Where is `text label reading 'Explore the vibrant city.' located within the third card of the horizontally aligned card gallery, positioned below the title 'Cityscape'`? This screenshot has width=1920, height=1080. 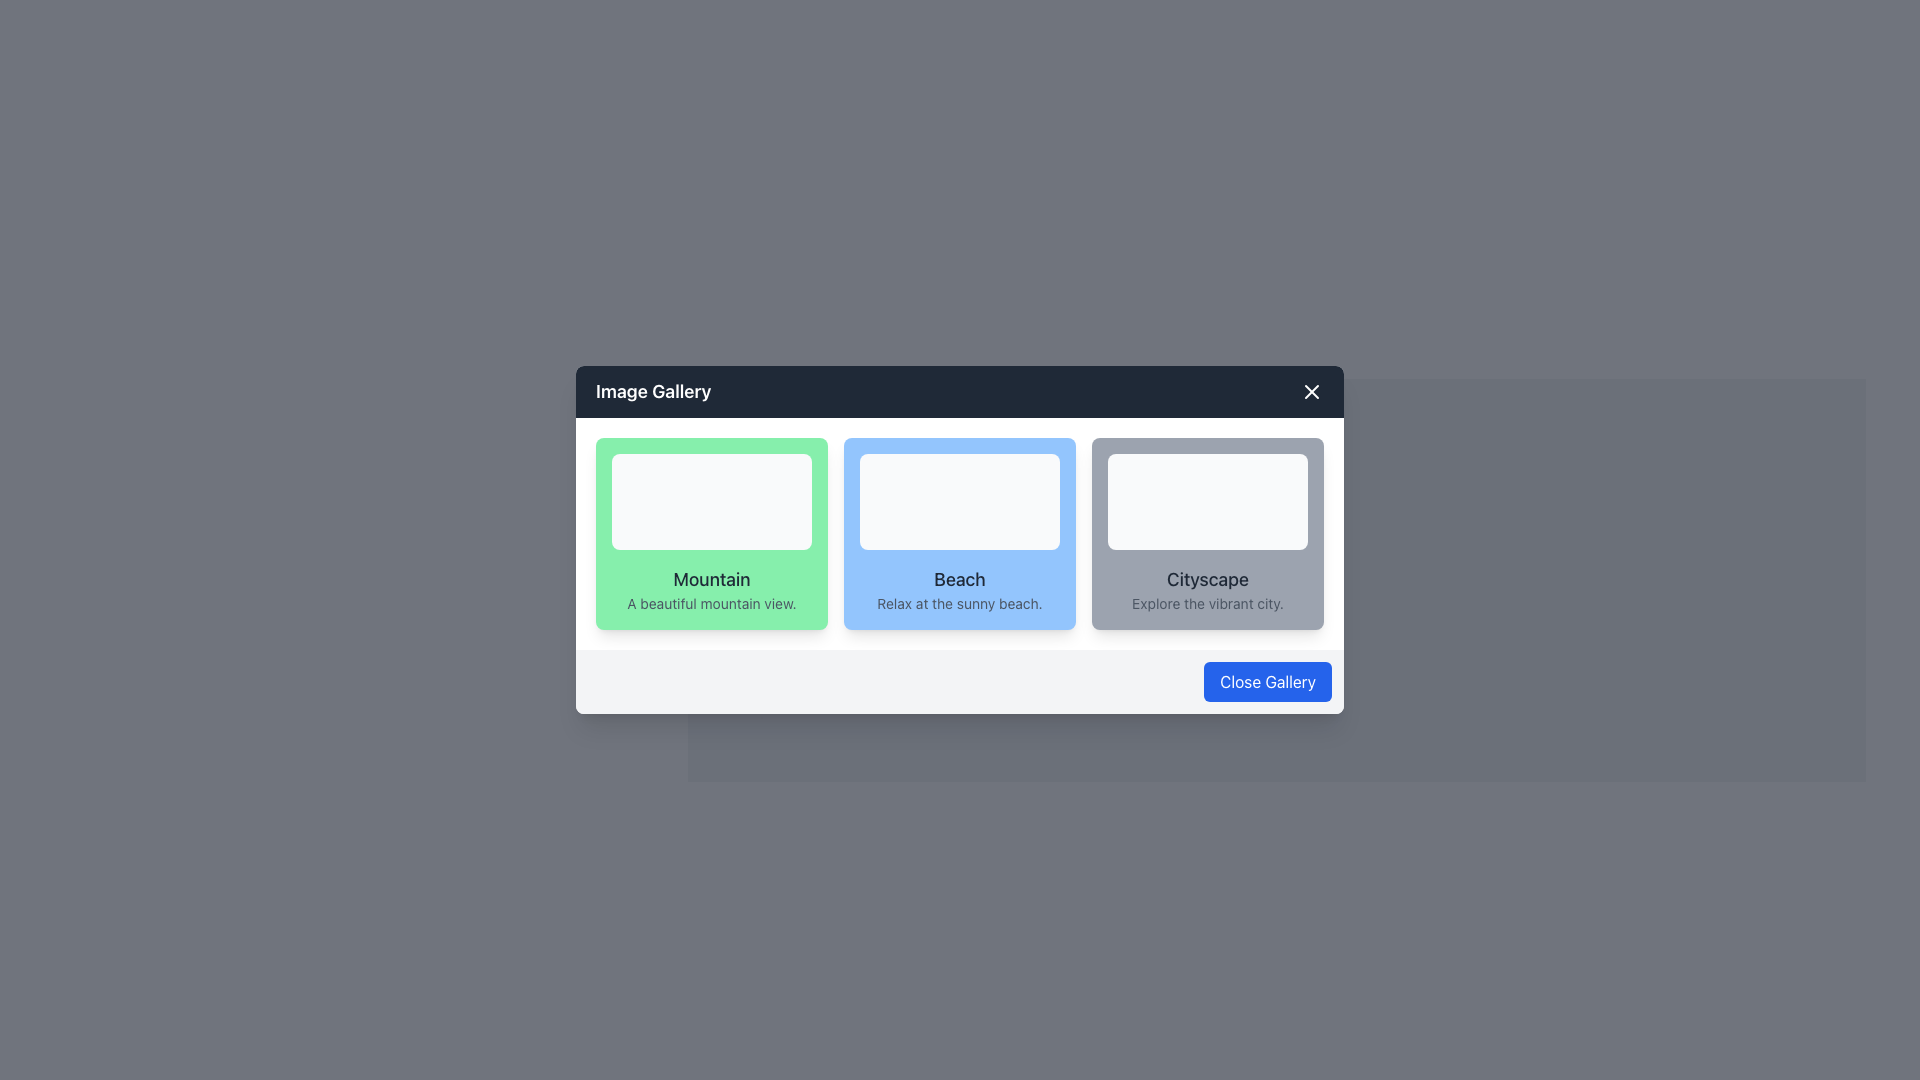 text label reading 'Explore the vibrant city.' located within the third card of the horizontally aligned card gallery, positioned below the title 'Cityscape' is located at coordinates (1207, 603).